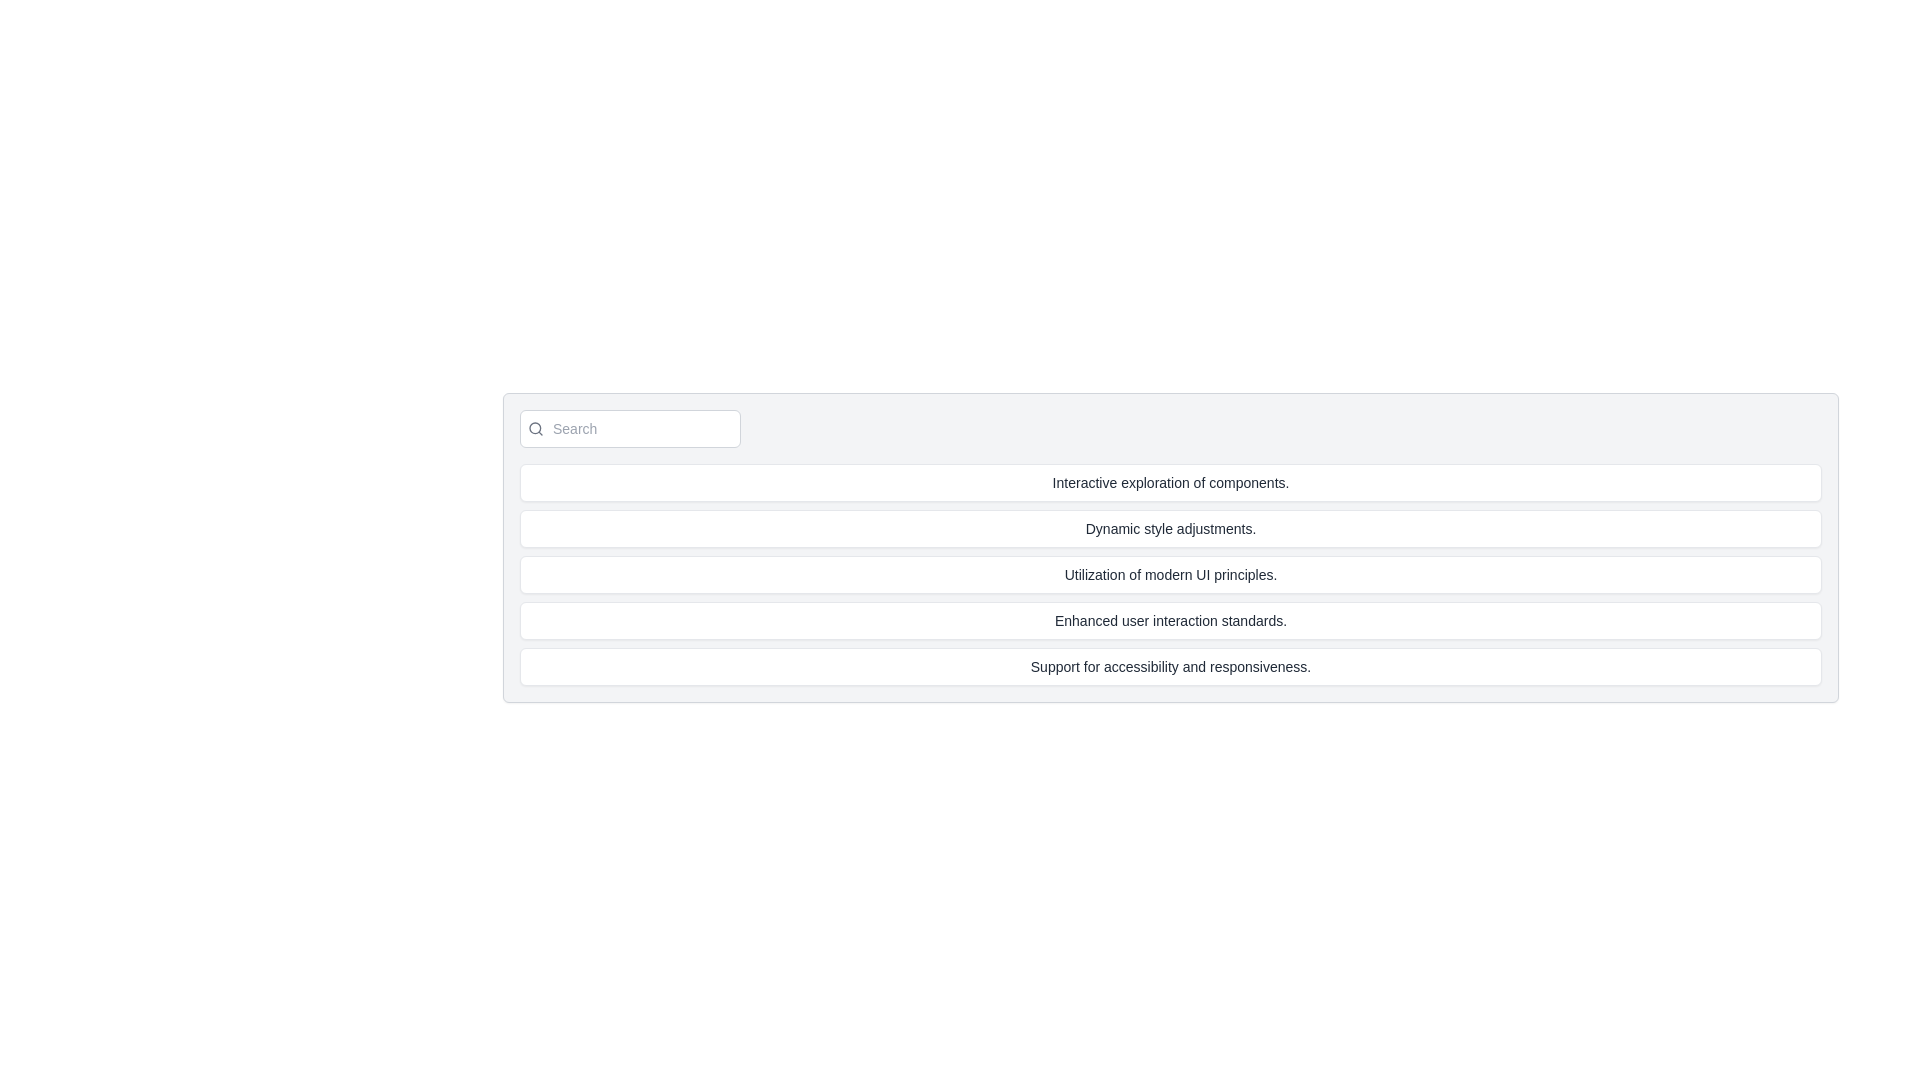 Image resolution: width=1920 pixels, height=1080 pixels. What do you see at coordinates (1261, 482) in the screenshot?
I see `the lowercase letter 'e' in the word 'components' which is displayed in grey against a white background, part of the sentence 'Interactive exploration of components.'` at bounding box center [1261, 482].